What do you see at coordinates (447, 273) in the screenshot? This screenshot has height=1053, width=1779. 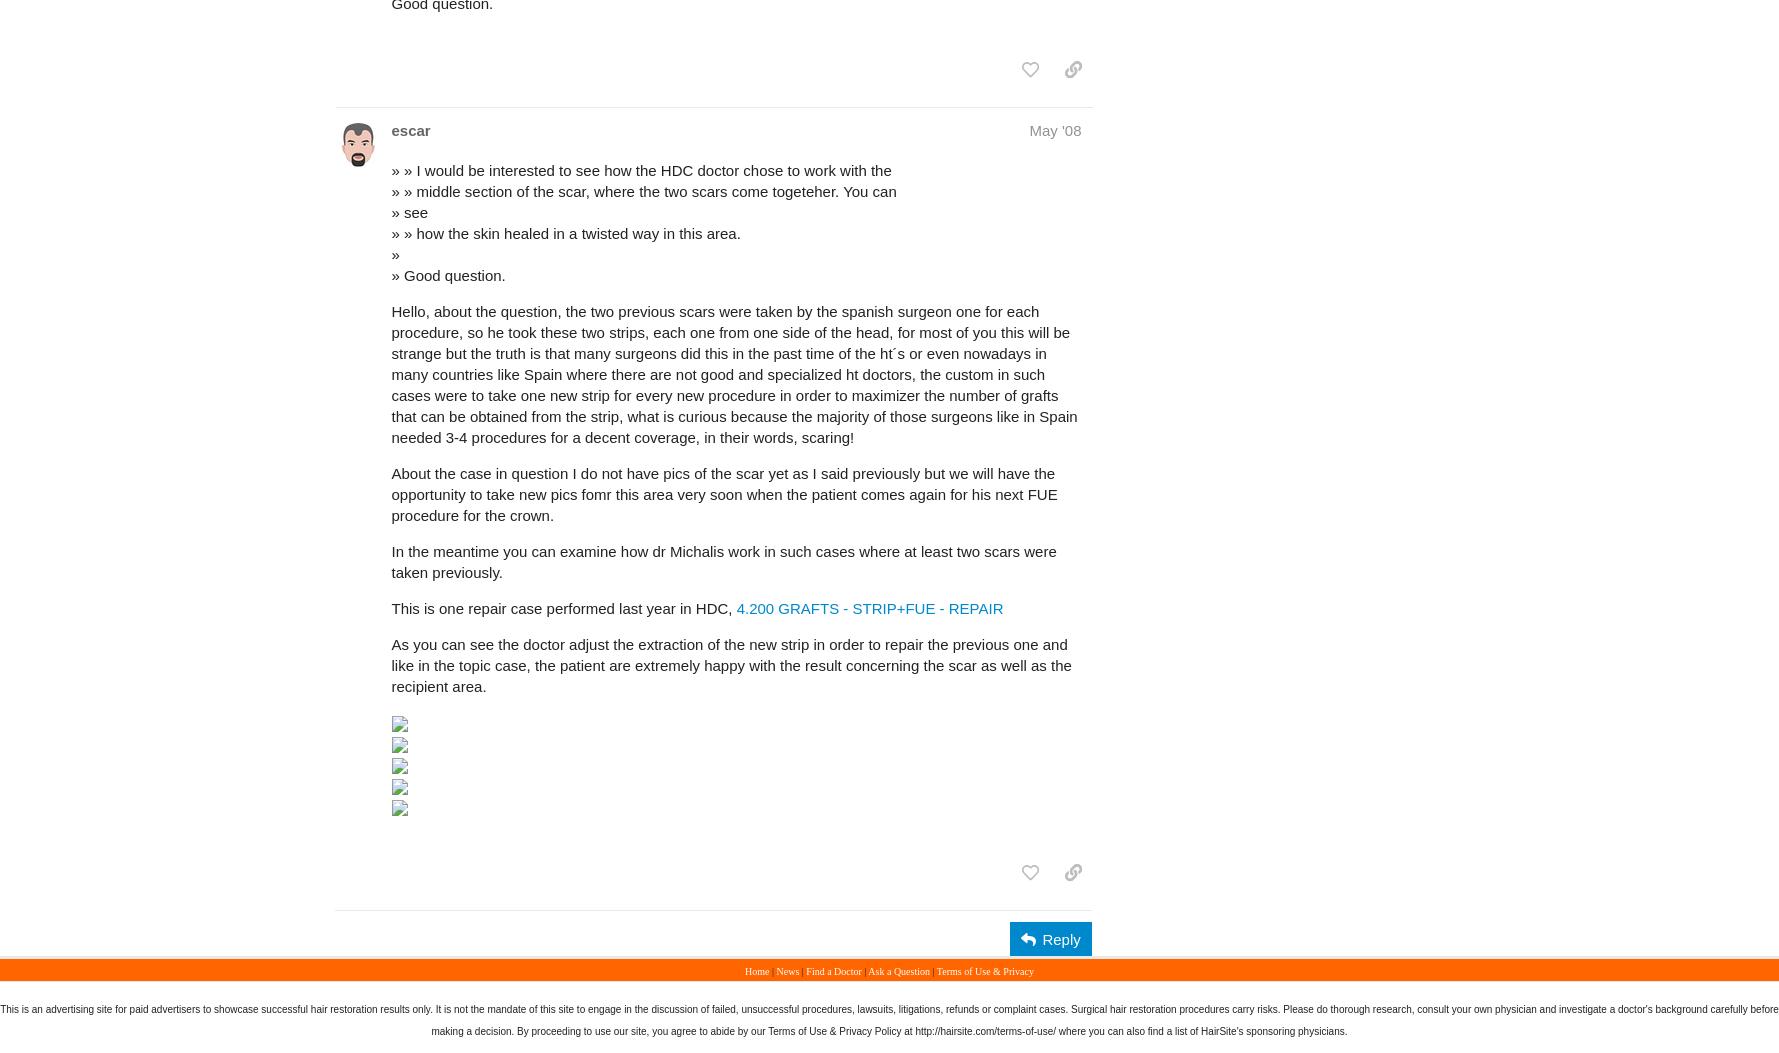 I see `'» Good question.'` at bounding box center [447, 273].